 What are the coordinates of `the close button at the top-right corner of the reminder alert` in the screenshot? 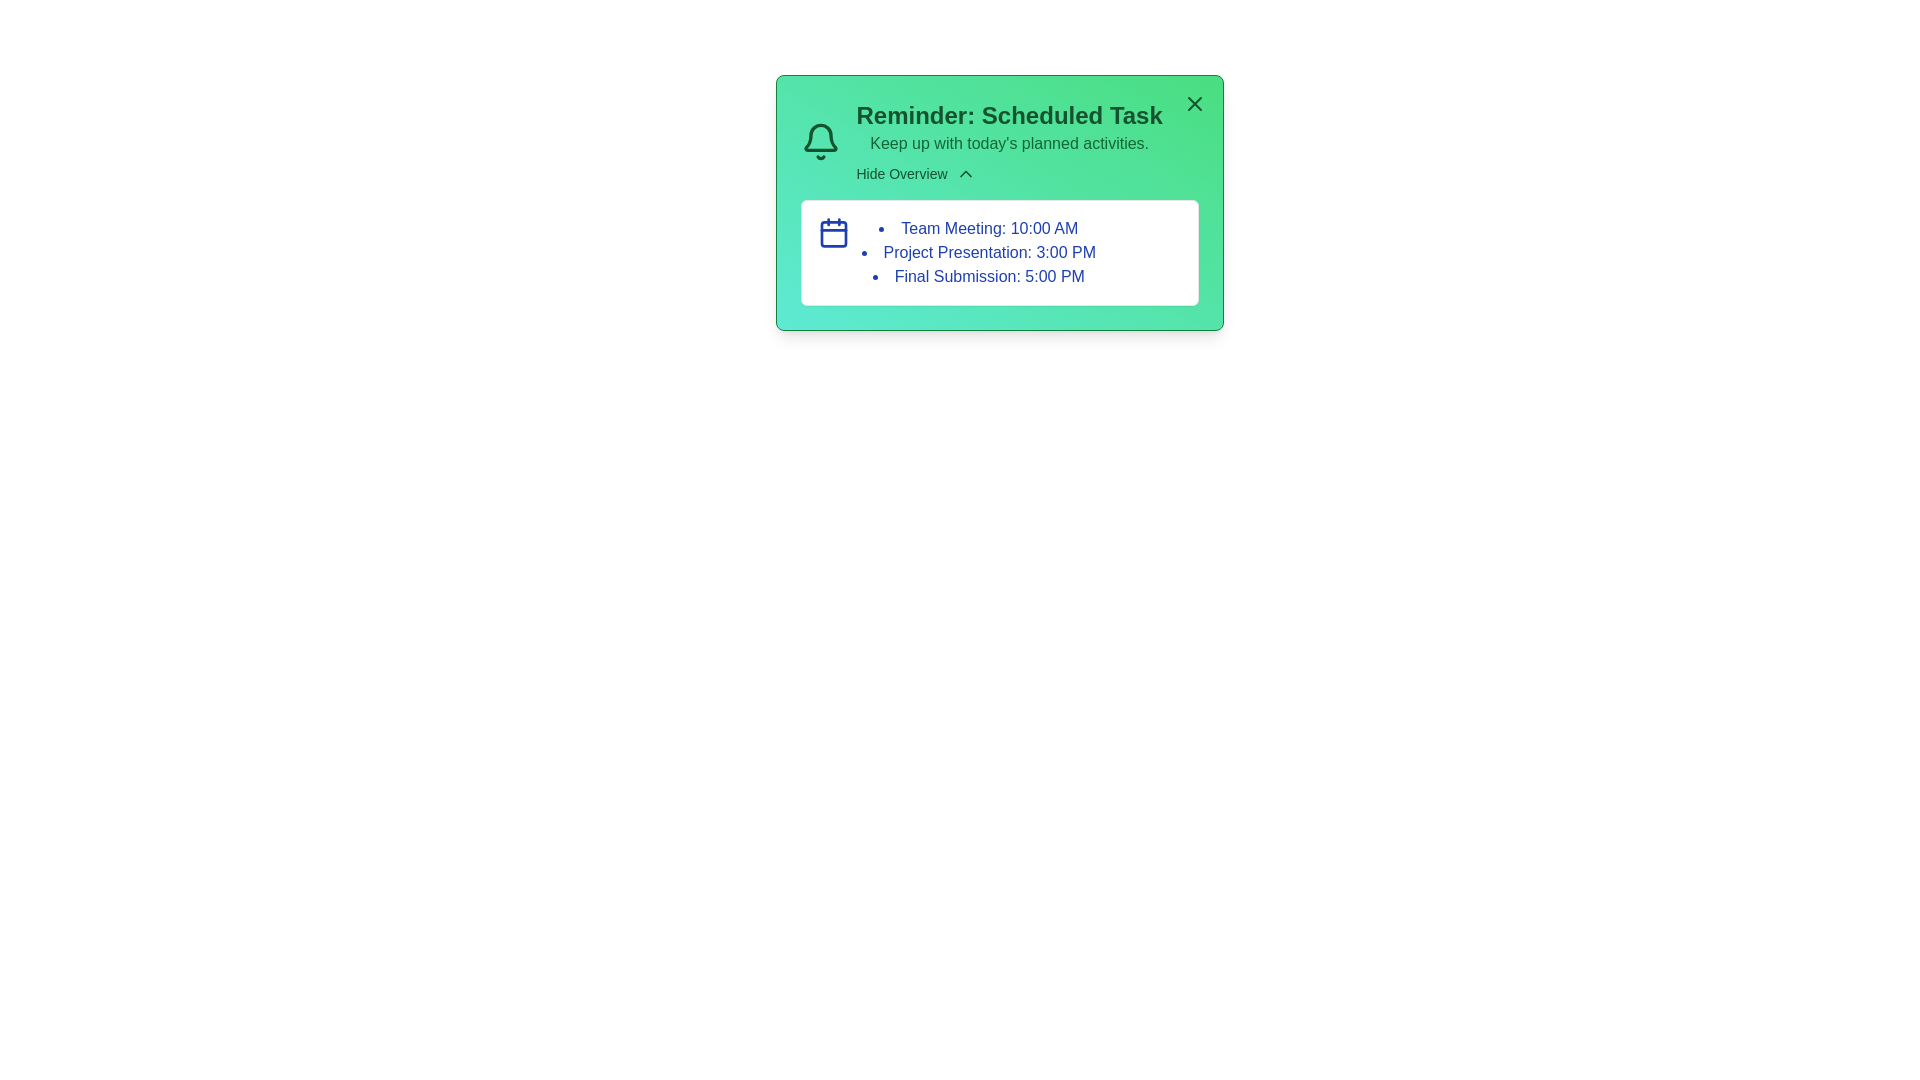 It's located at (1194, 104).